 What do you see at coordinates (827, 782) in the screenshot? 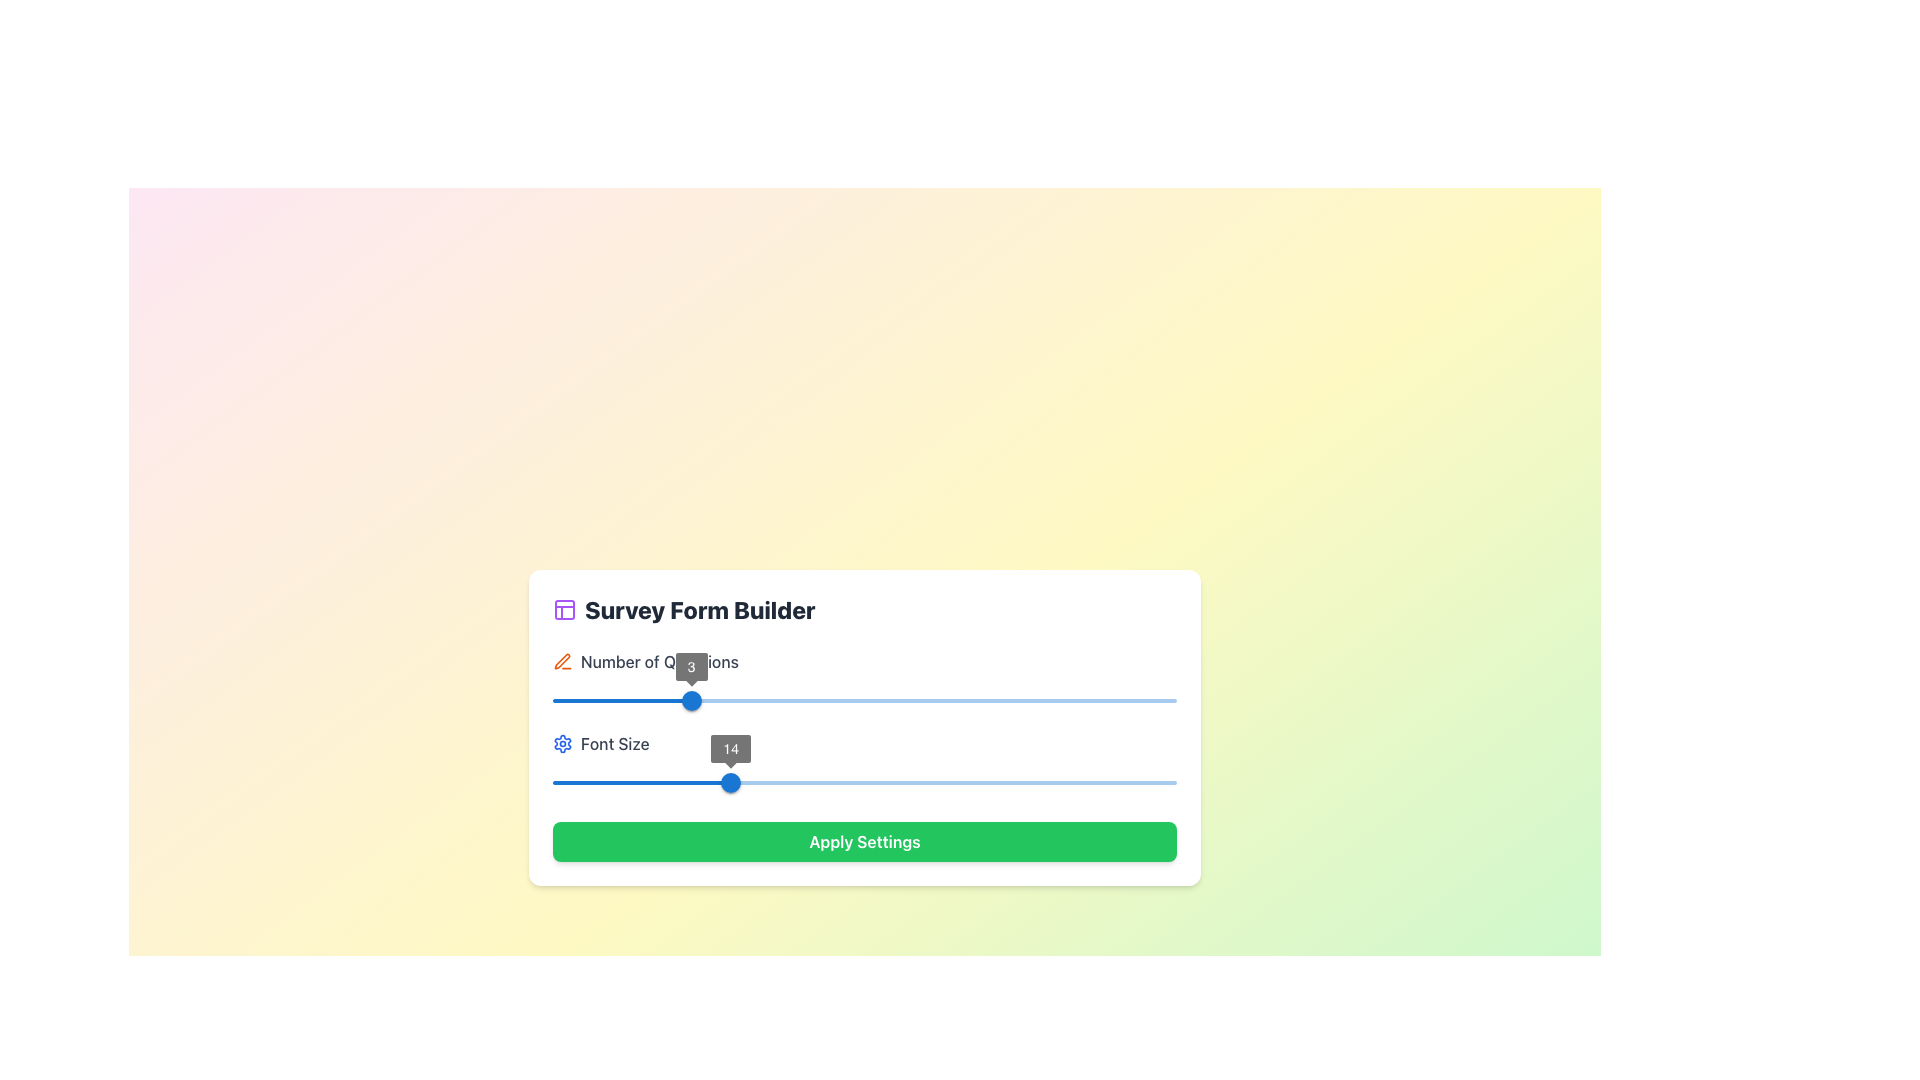
I see `the slider value` at bounding box center [827, 782].